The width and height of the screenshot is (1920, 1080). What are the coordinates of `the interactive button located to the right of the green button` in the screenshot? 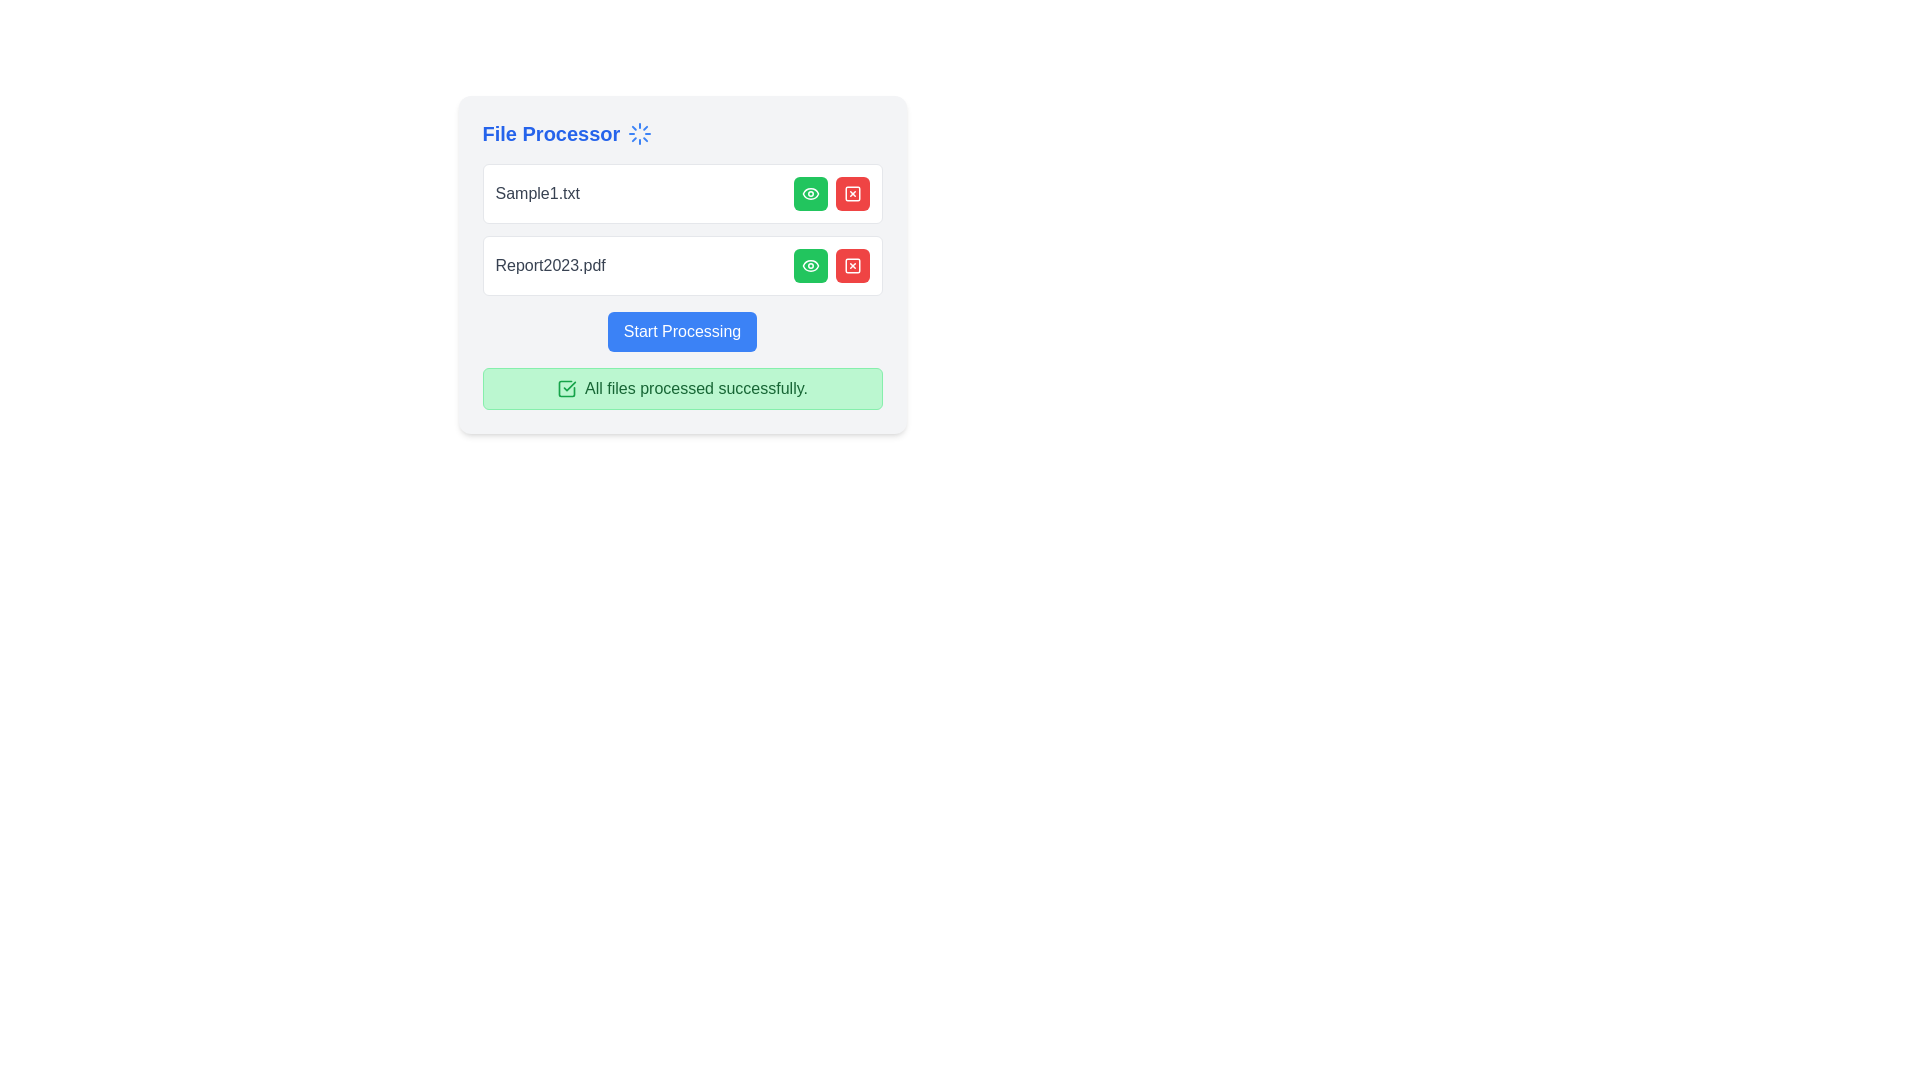 It's located at (852, 193).